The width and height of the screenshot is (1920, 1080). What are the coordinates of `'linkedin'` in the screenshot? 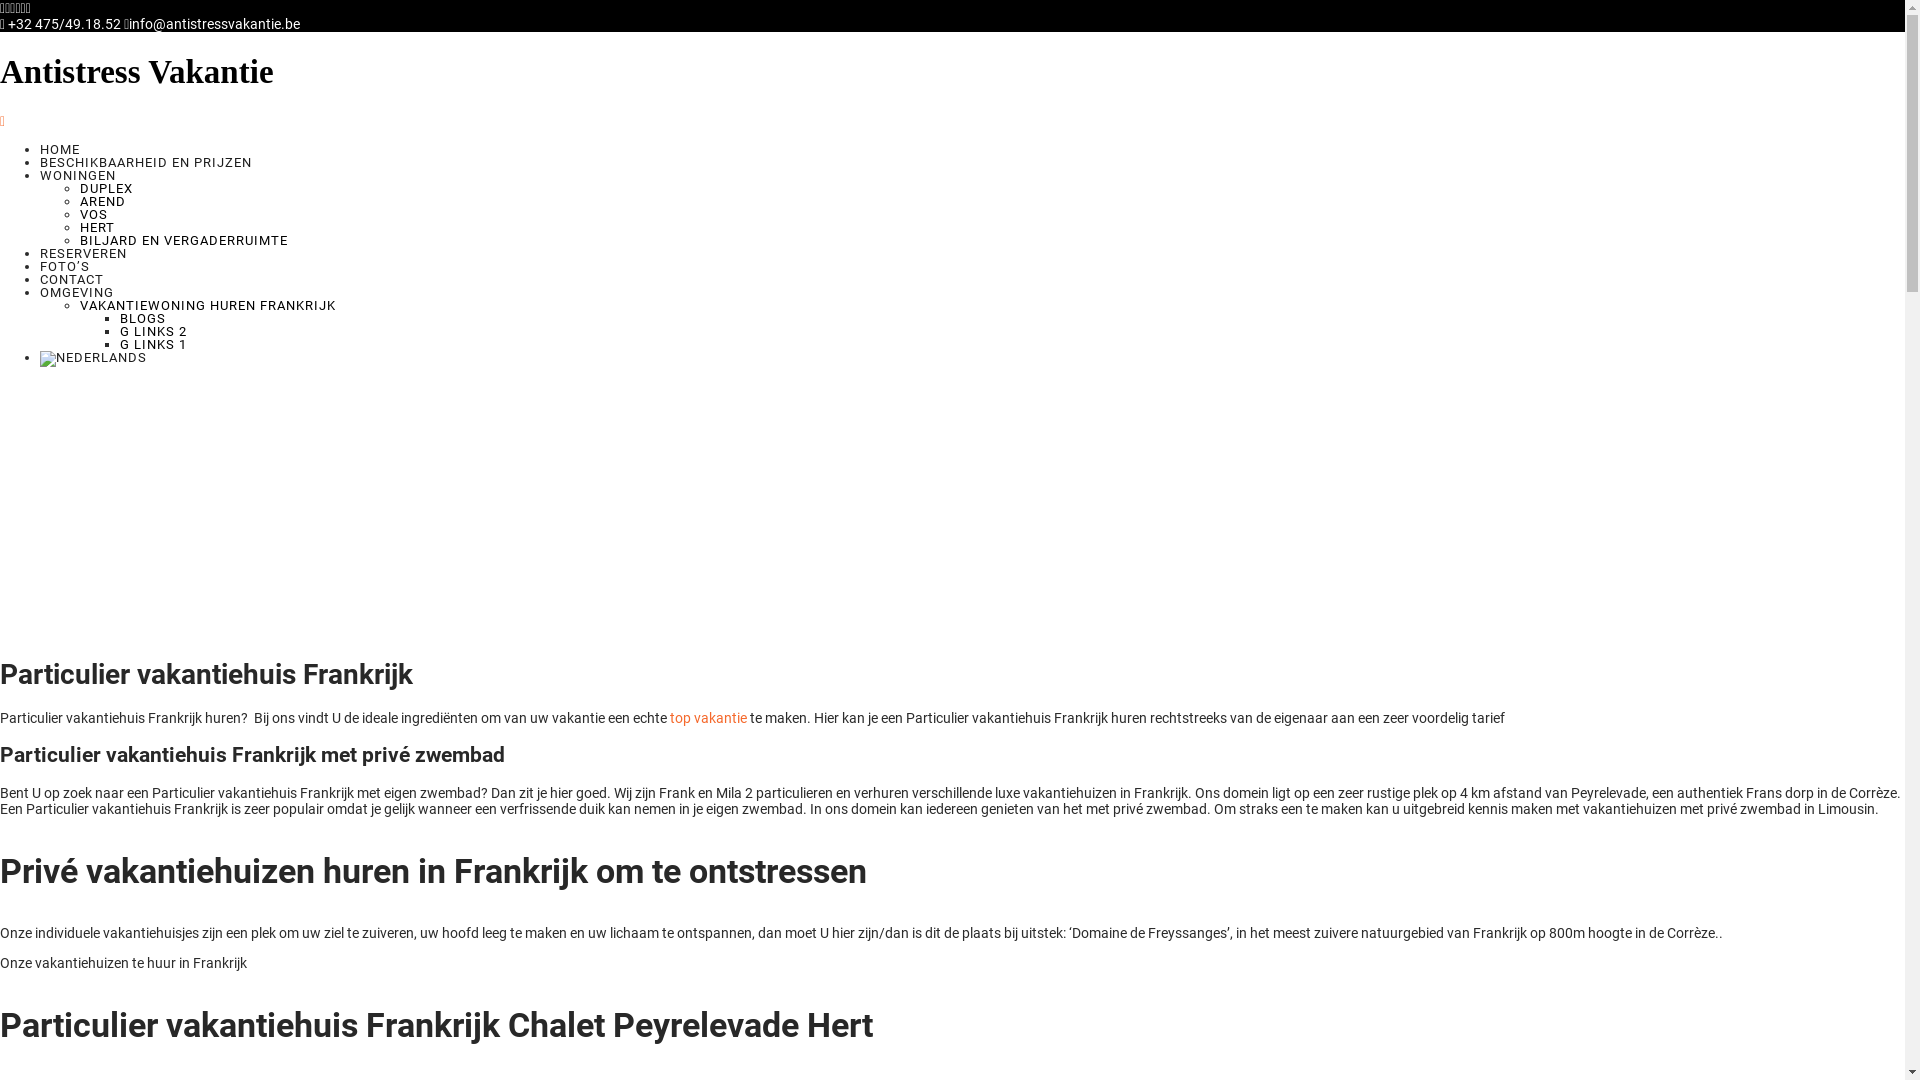 It's located at (17, 8).